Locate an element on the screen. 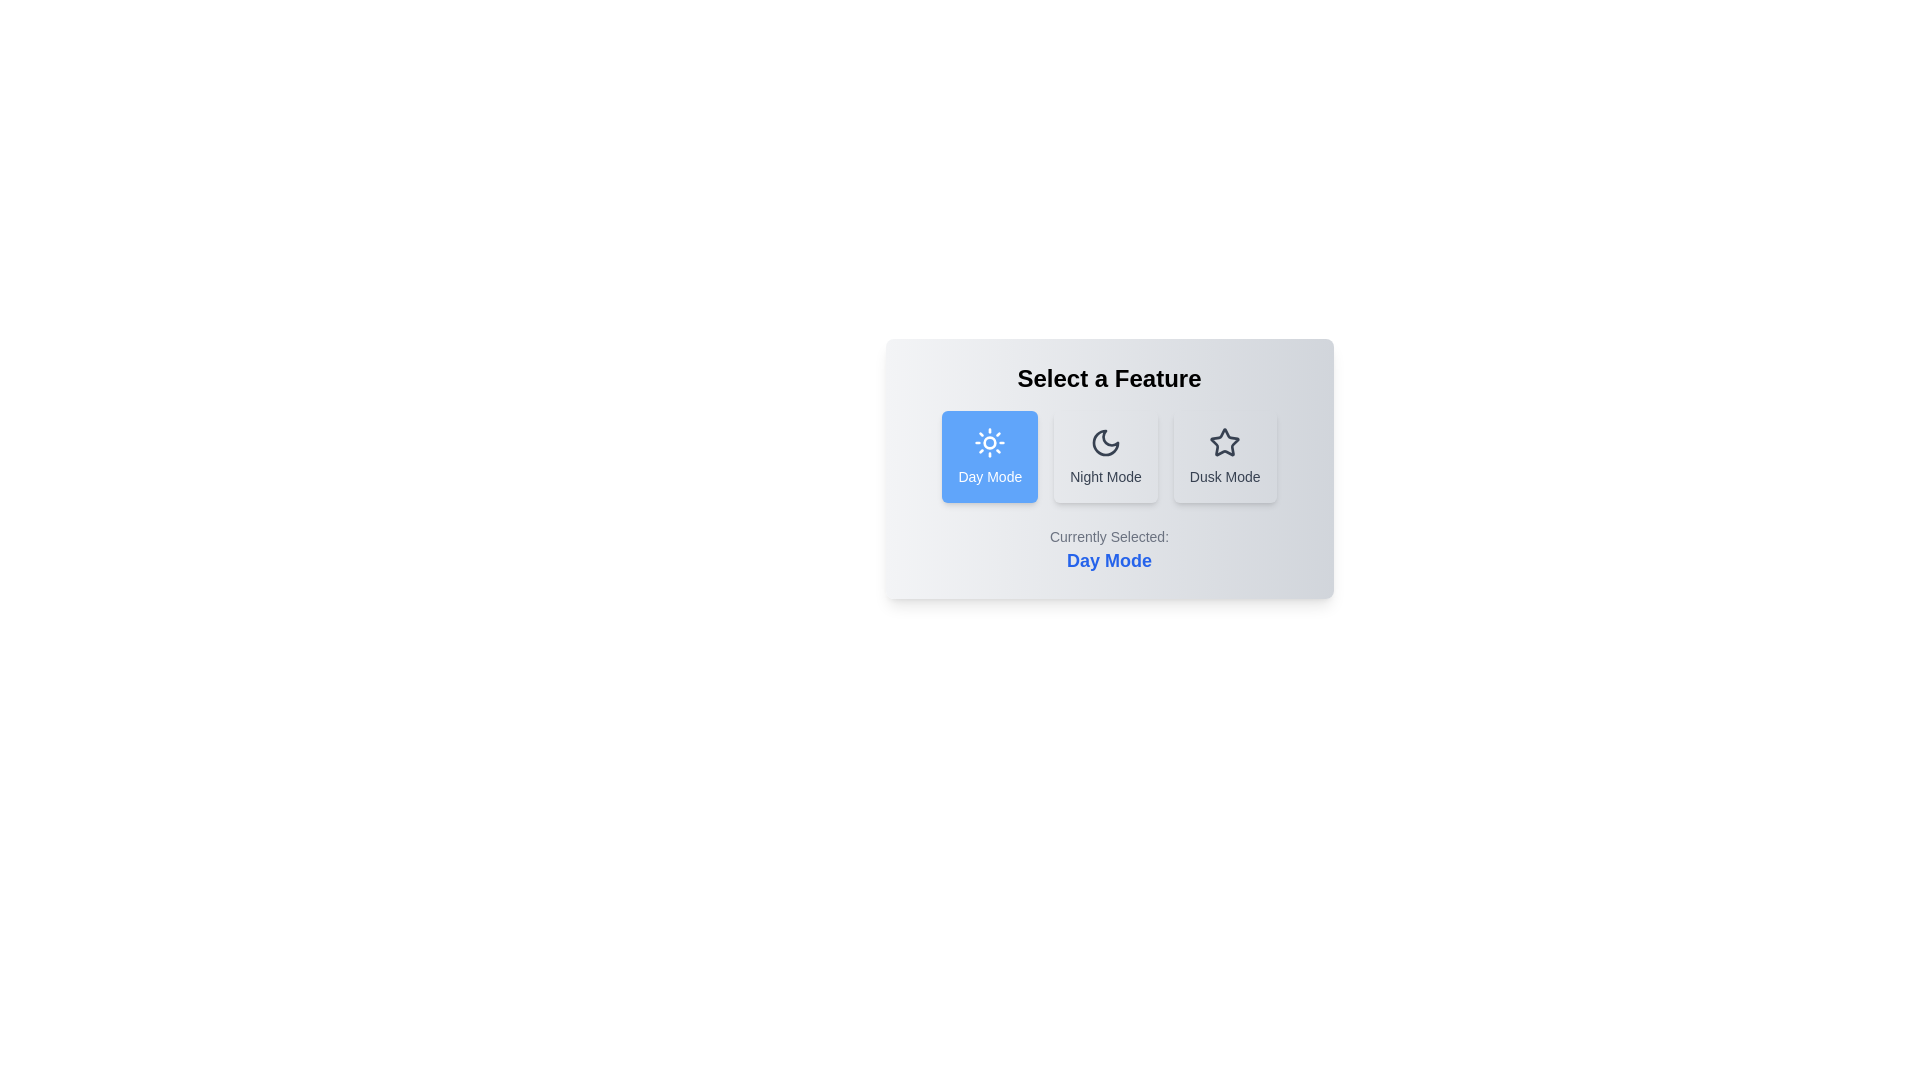 This screenshot has width=1920, height=1080. the feature corresponding to Dusk Mode mode is located at coordinates (1224, 456).